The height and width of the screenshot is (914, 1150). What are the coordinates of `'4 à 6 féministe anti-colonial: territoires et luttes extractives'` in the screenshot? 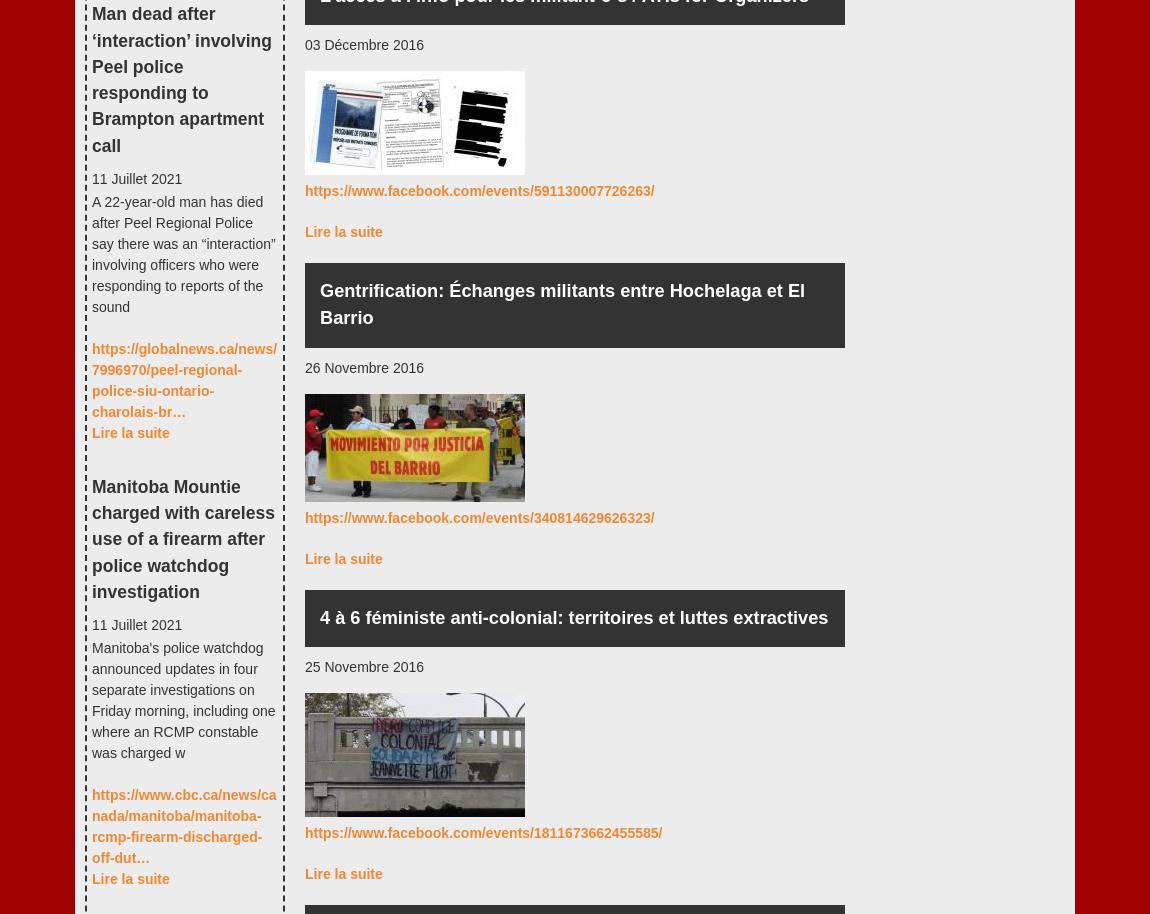 It's located at (320, 616).